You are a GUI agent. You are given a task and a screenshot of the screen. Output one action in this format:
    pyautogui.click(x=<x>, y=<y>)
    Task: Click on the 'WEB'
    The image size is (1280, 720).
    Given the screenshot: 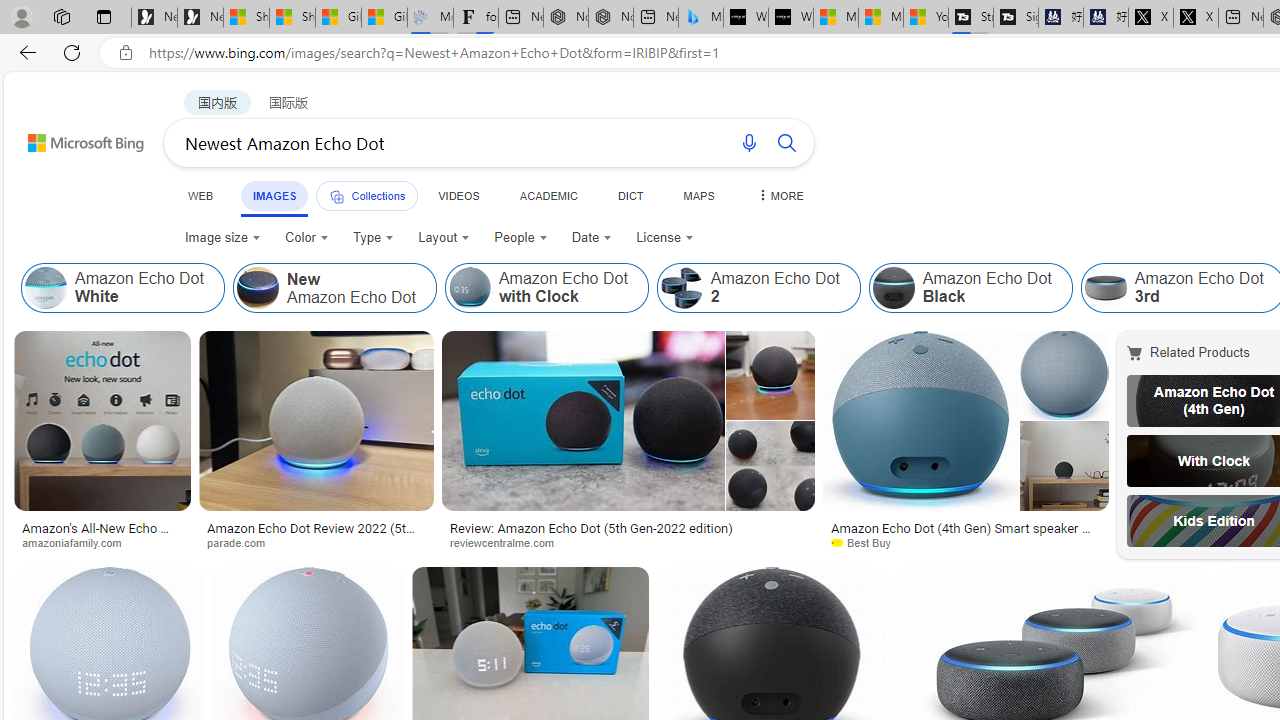 What is the action you would take?
    pyautogui.click(x=201, y=195)
    